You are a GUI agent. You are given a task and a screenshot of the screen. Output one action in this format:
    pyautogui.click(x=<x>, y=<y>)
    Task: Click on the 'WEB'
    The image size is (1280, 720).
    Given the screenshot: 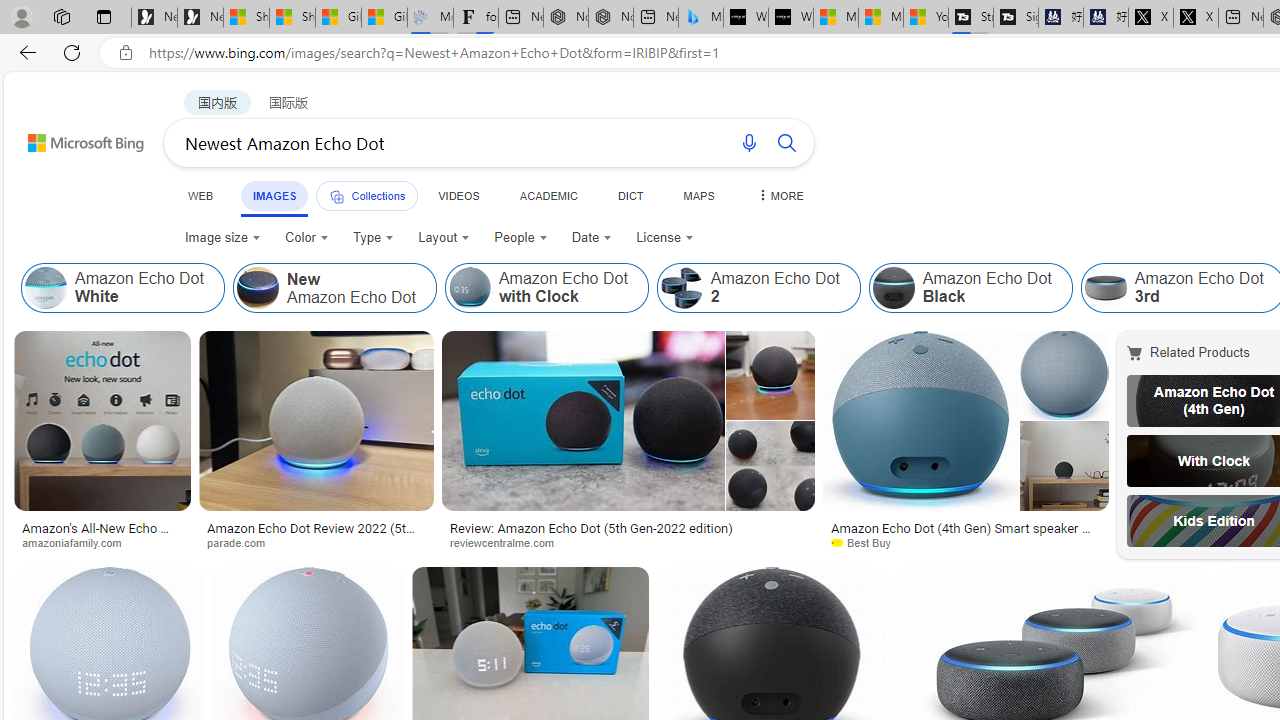 What is the action you would take?
    pyautogui.click(x=201, y=195)
    